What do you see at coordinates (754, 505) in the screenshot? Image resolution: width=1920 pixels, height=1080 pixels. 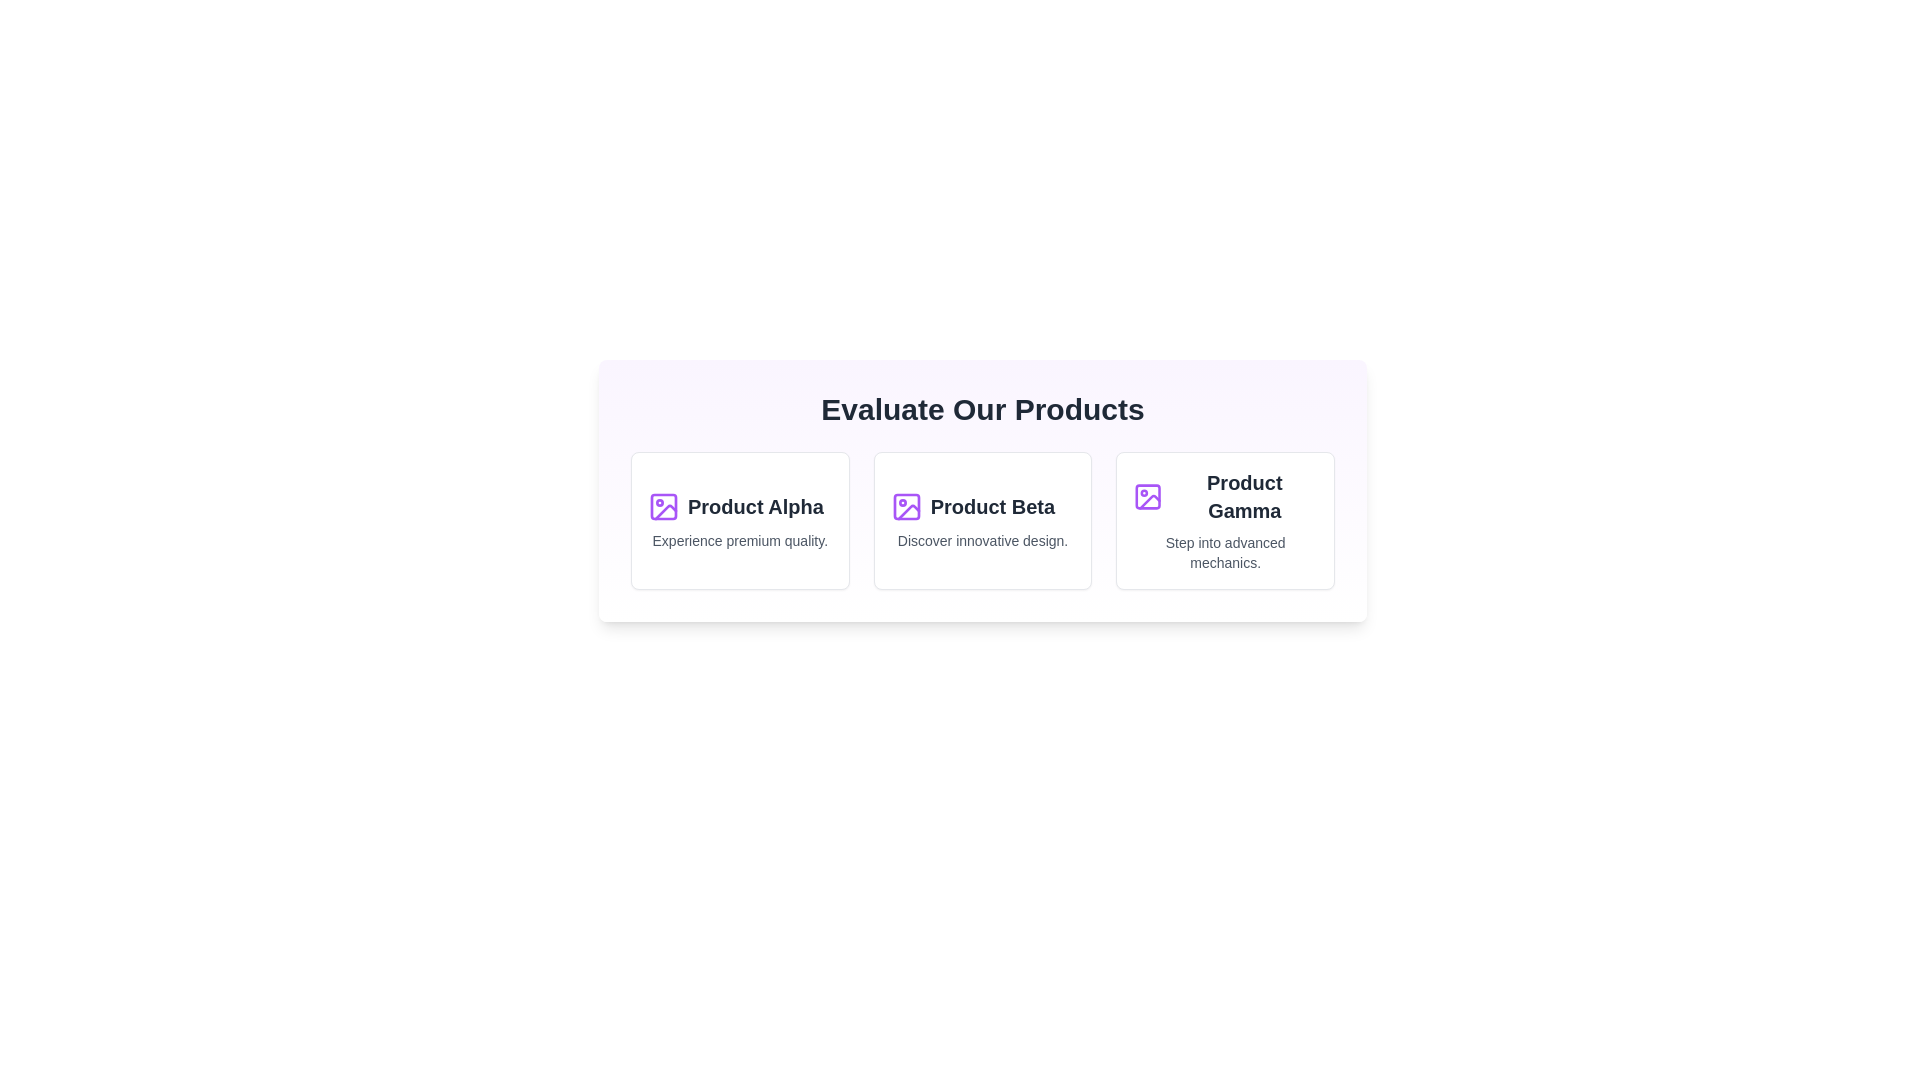 I see `bold, large-sized, dark gray text label reading 'Product Alpha' located in the top-left section of a three-column layout inside a product card` at bounding box center [754, 505].